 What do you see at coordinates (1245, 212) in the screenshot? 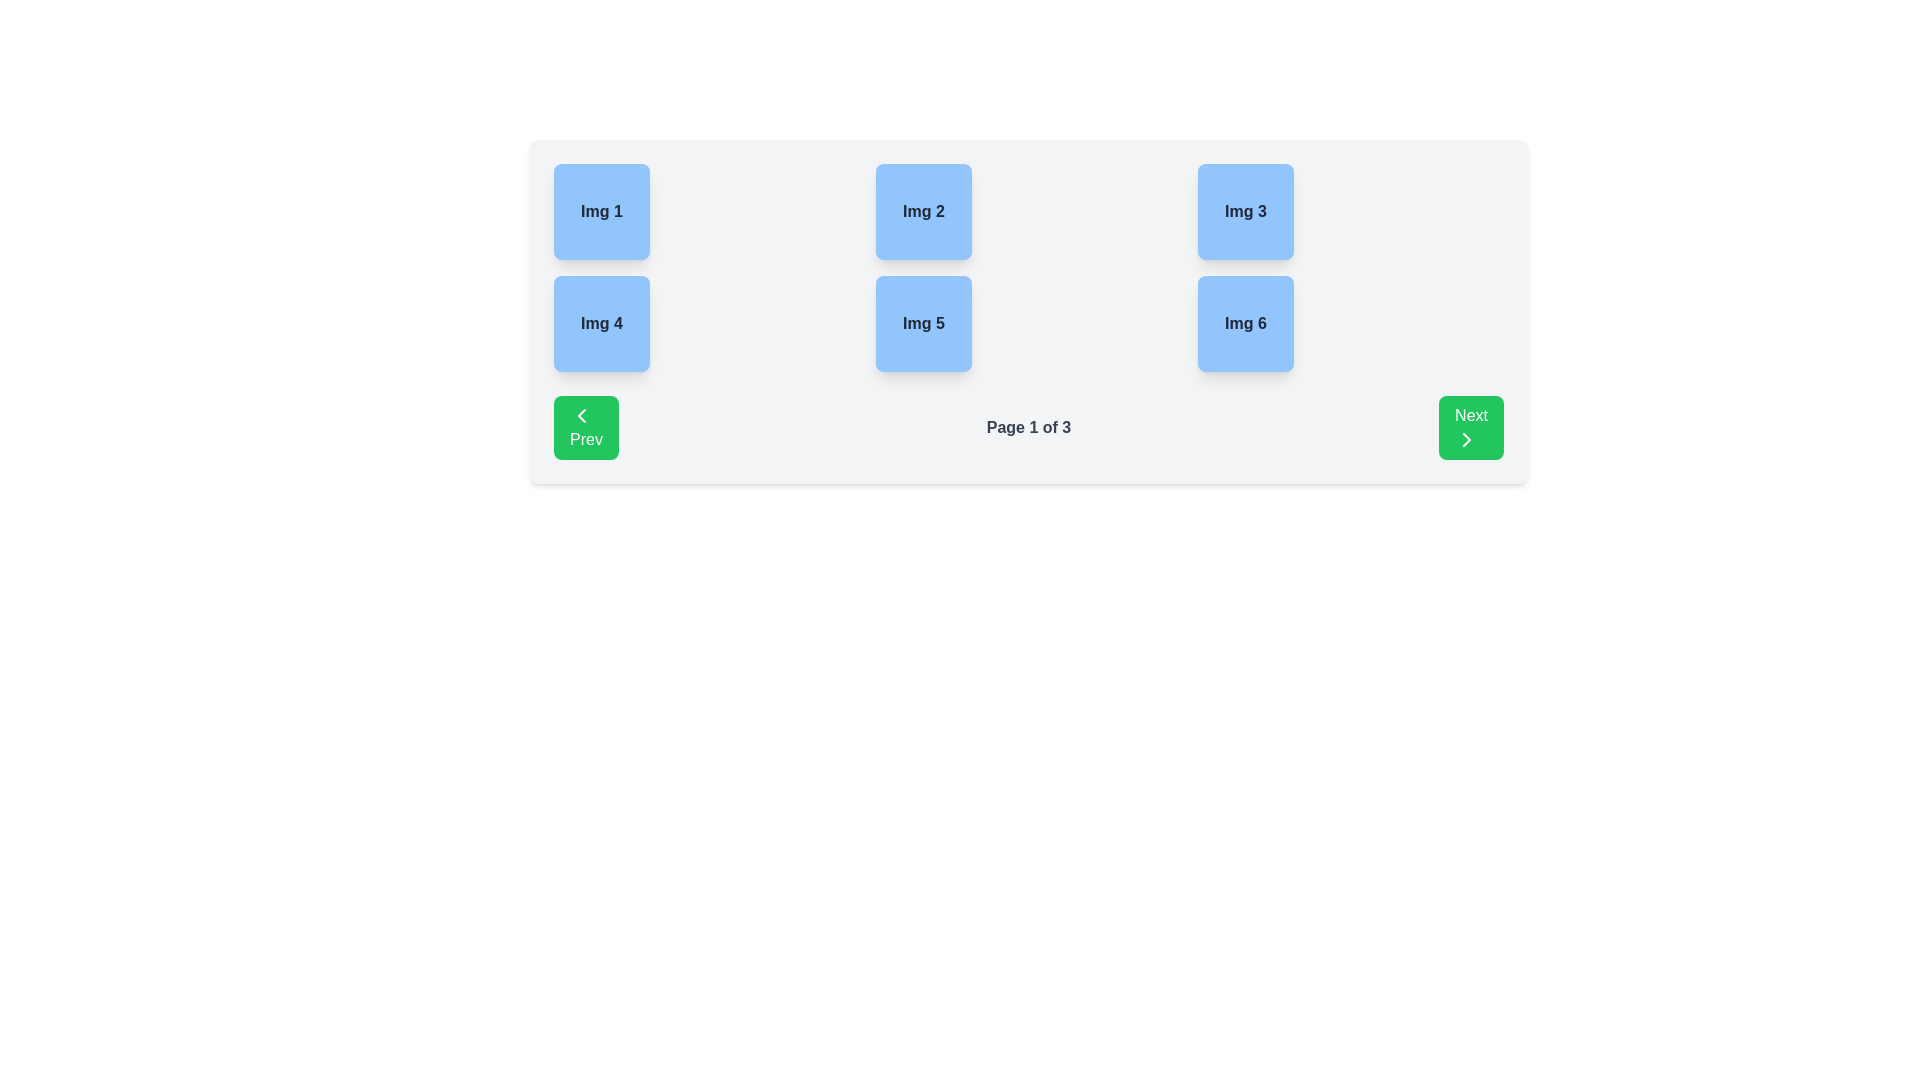
I see `the text label located in the top-rightmost blue box of the 2x3 grid, which serves as an identifier within the interface` at bounding box center [1245, 212].